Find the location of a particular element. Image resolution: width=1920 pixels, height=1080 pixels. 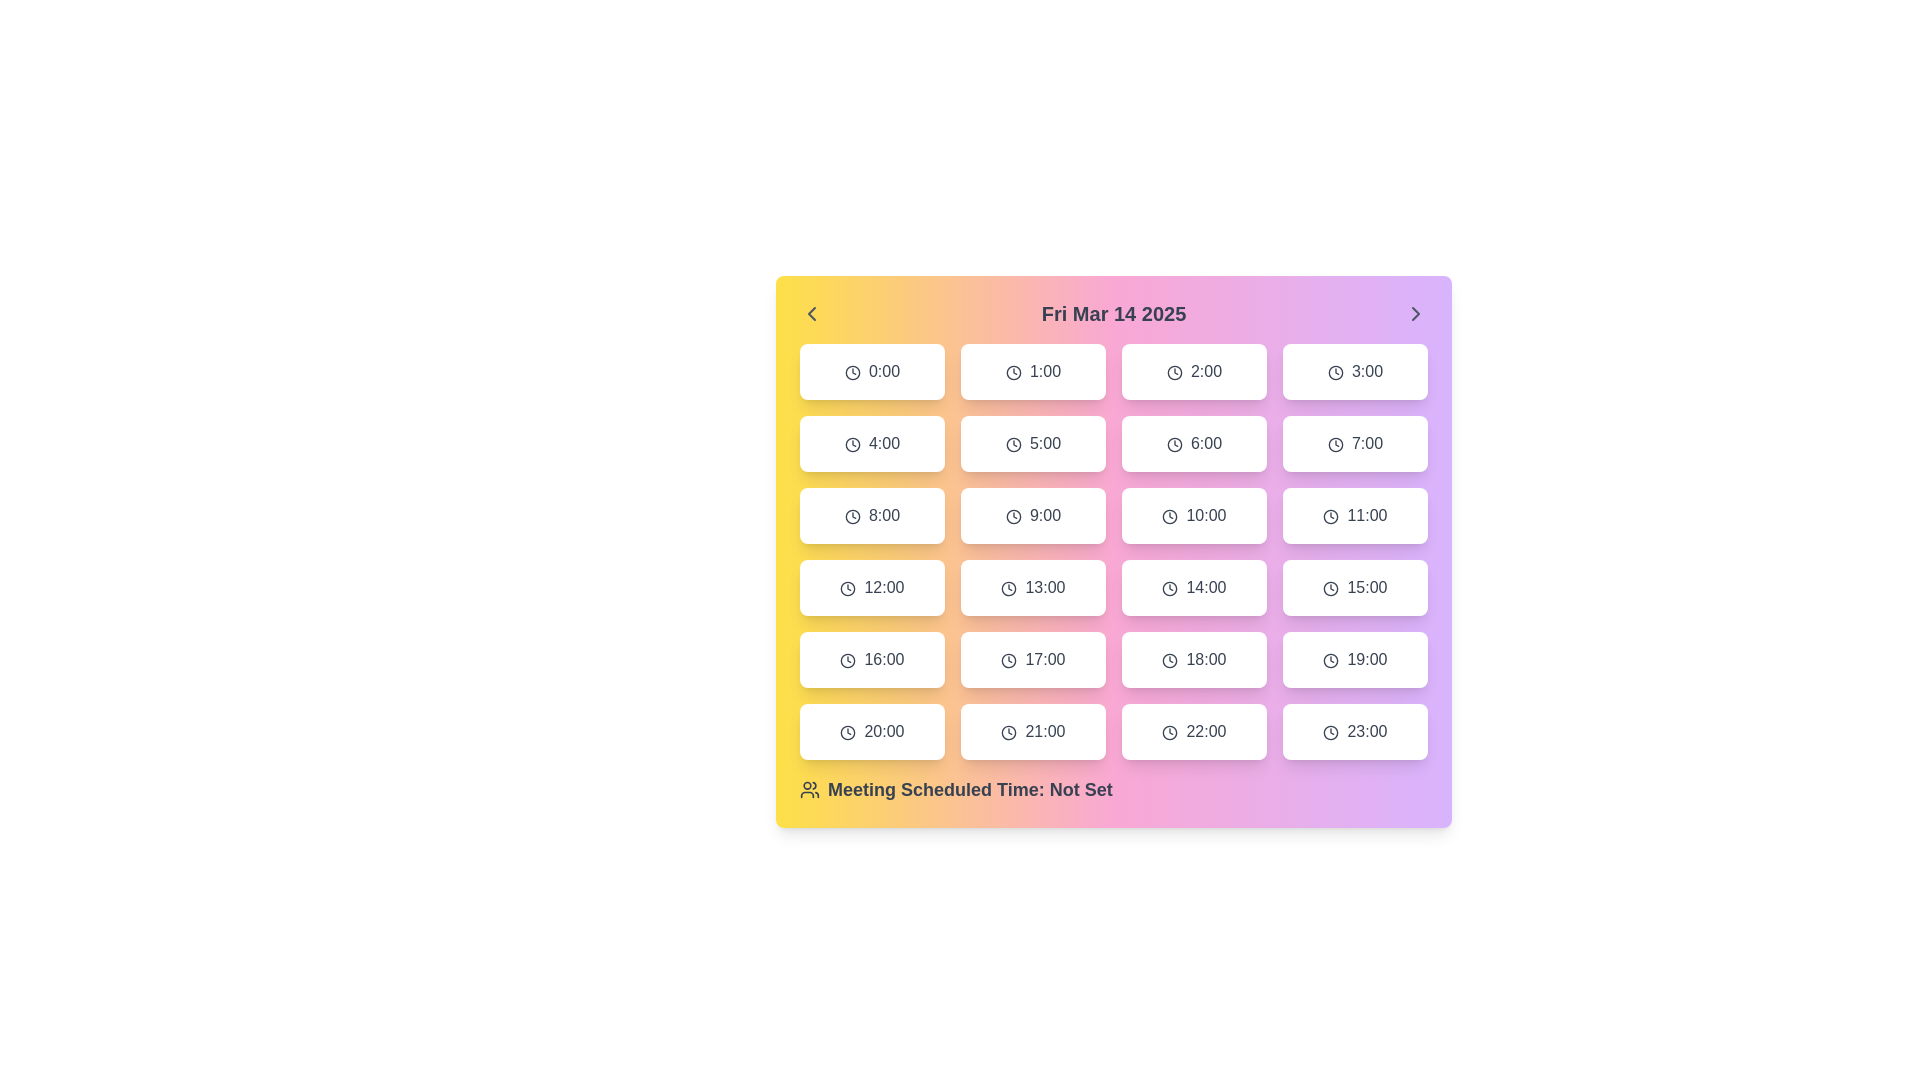

the time icon located inside the button labeled '19:00', which is positioned in the last column of the fourth row of a grid layout, in the bottom-right area of the panel is located at coordinates (1331, 660).